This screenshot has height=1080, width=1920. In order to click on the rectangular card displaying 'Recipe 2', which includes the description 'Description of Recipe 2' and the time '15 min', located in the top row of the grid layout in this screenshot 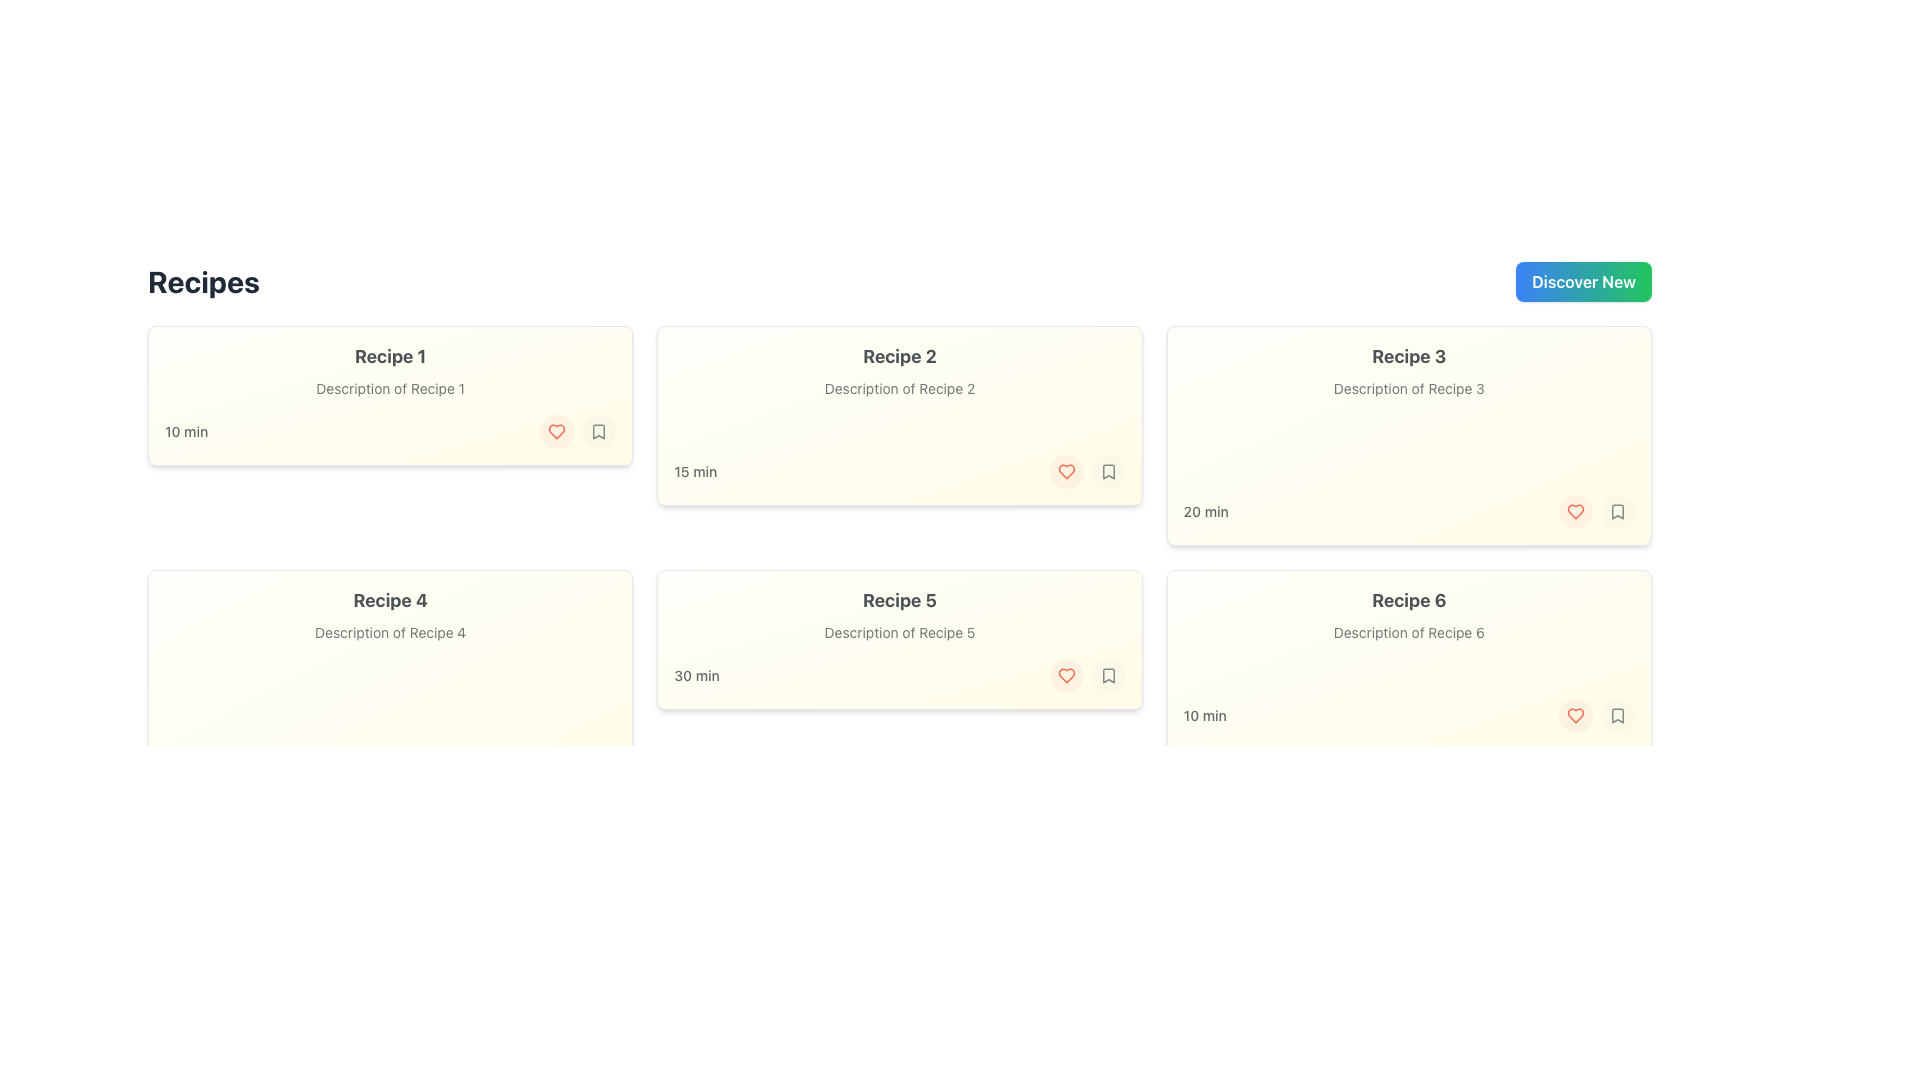, I will do `click(898, 415)`.